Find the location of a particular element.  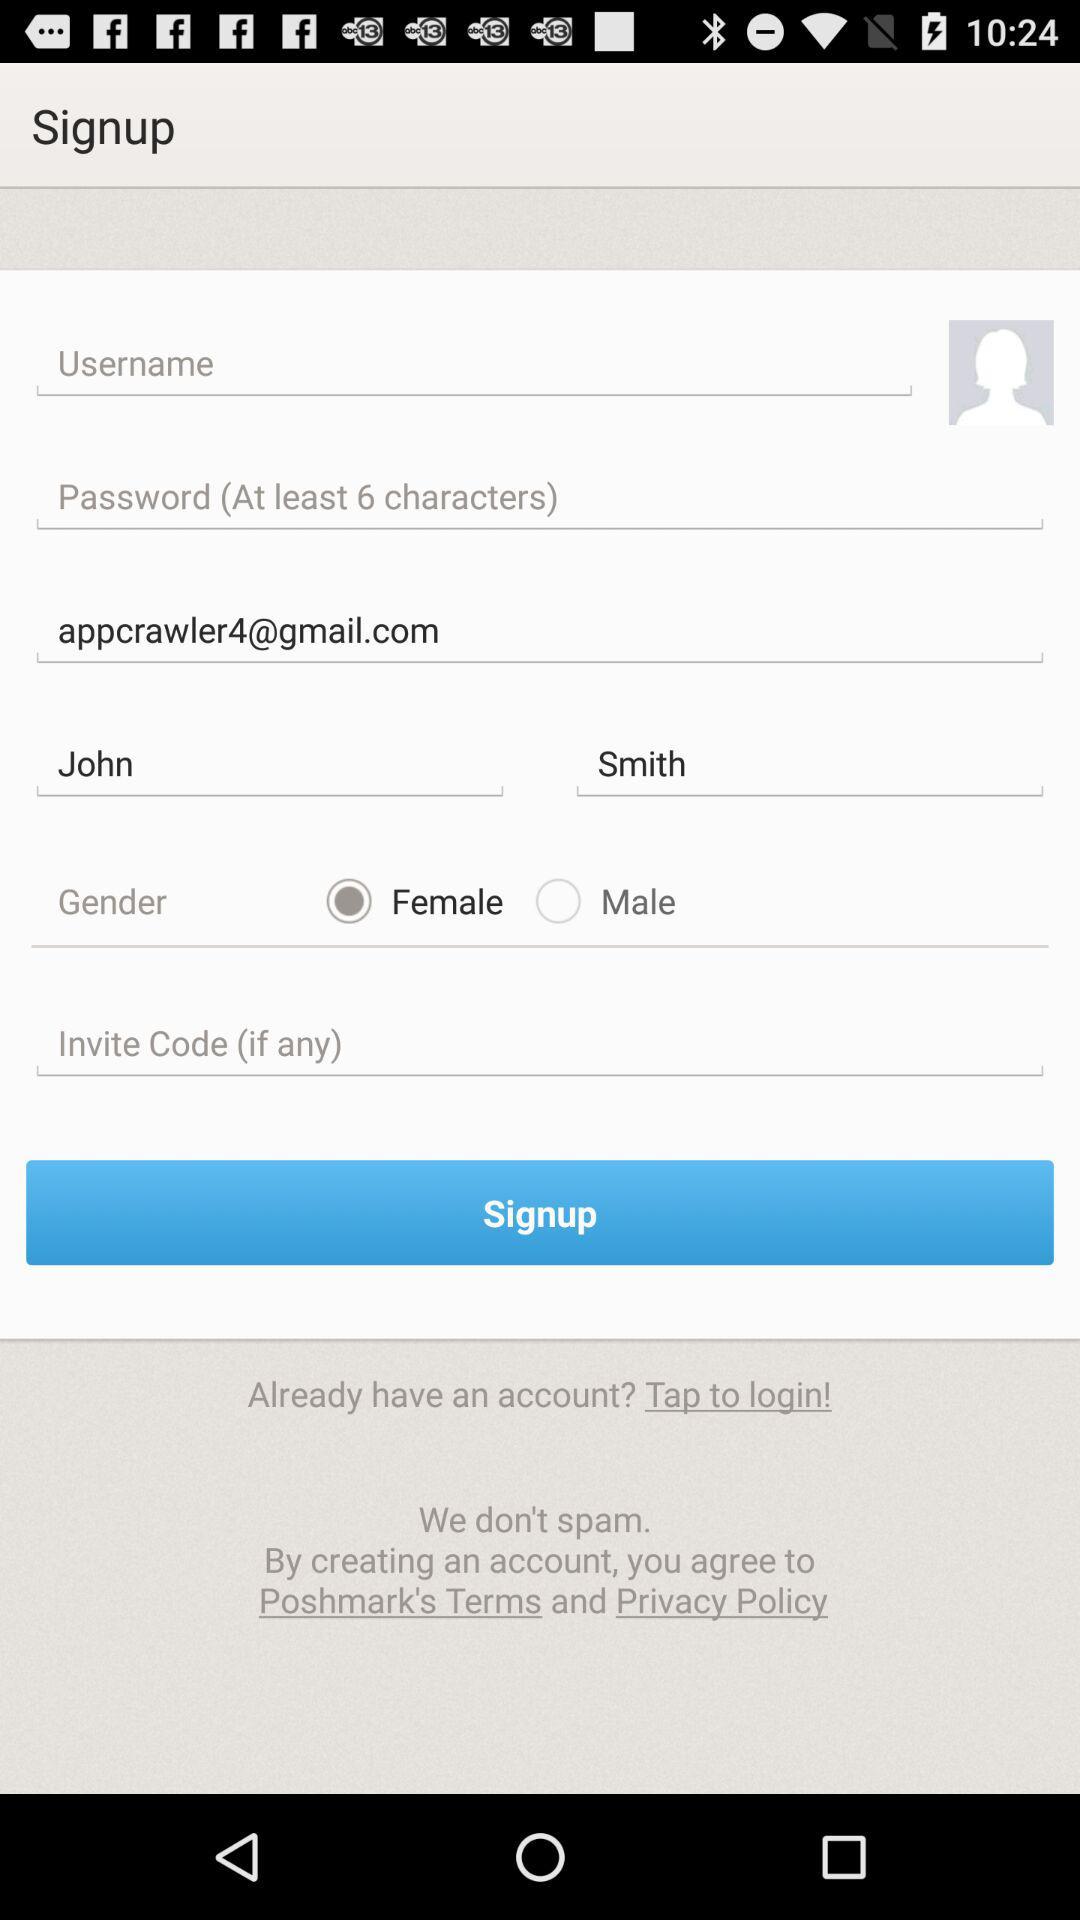

a password is located at coordinates (540, 496).